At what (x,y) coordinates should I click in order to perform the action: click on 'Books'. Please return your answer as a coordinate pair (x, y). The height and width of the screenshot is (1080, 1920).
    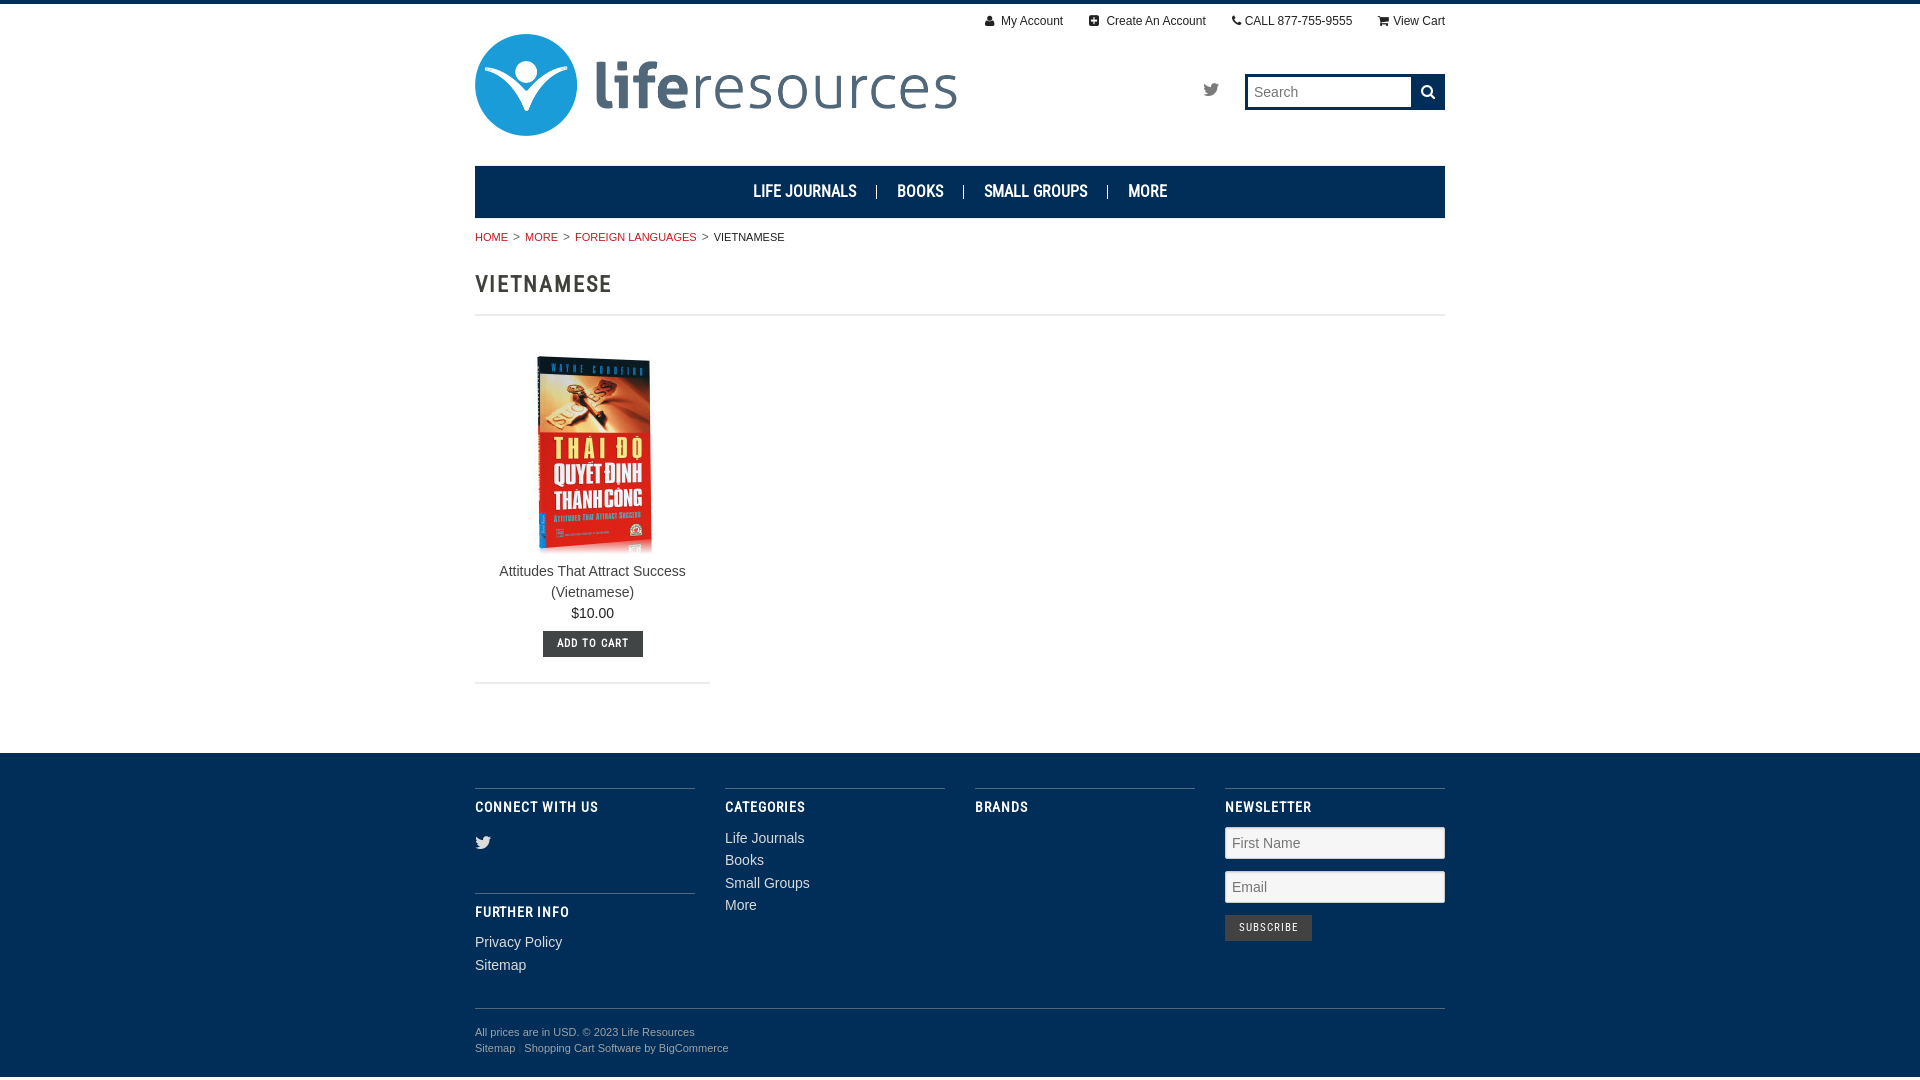
    Looking at the image, I should click on (743, 859).